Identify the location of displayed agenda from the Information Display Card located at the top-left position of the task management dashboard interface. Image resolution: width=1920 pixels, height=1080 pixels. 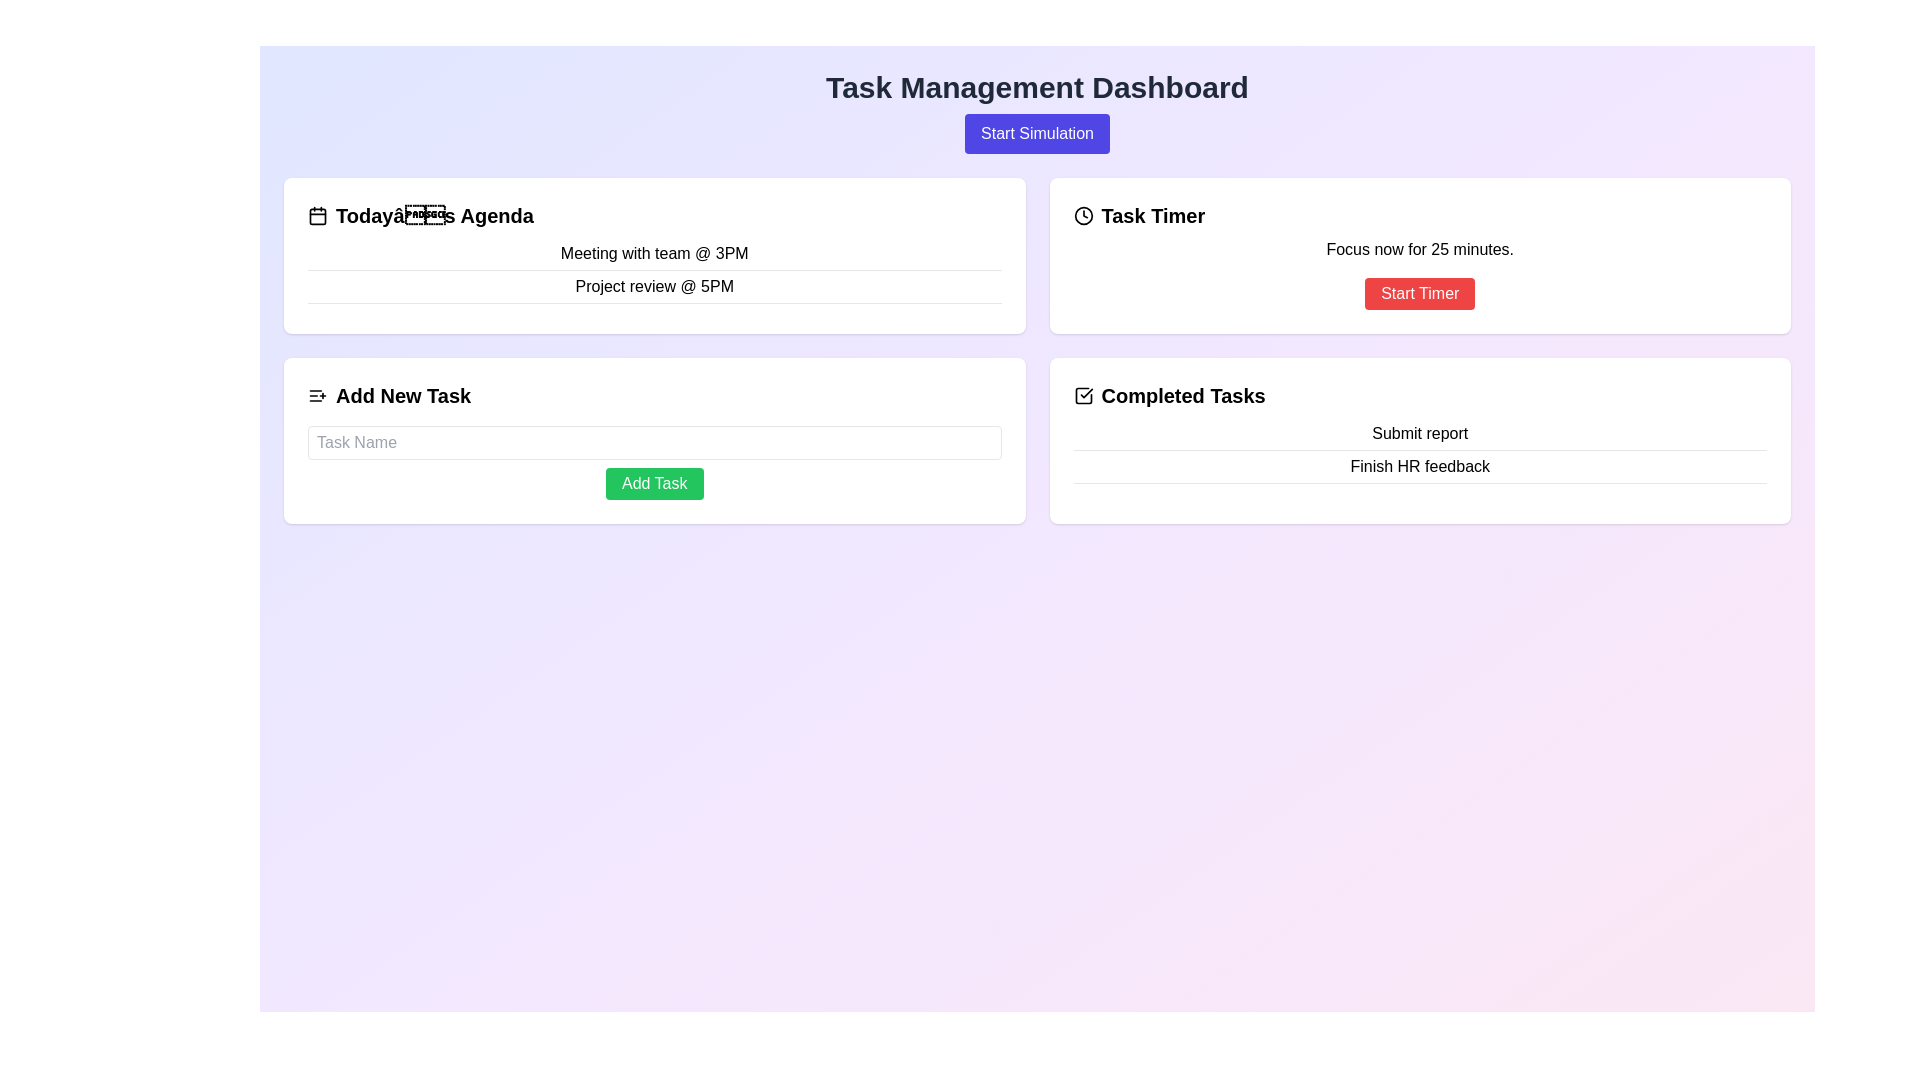
(654, 254).